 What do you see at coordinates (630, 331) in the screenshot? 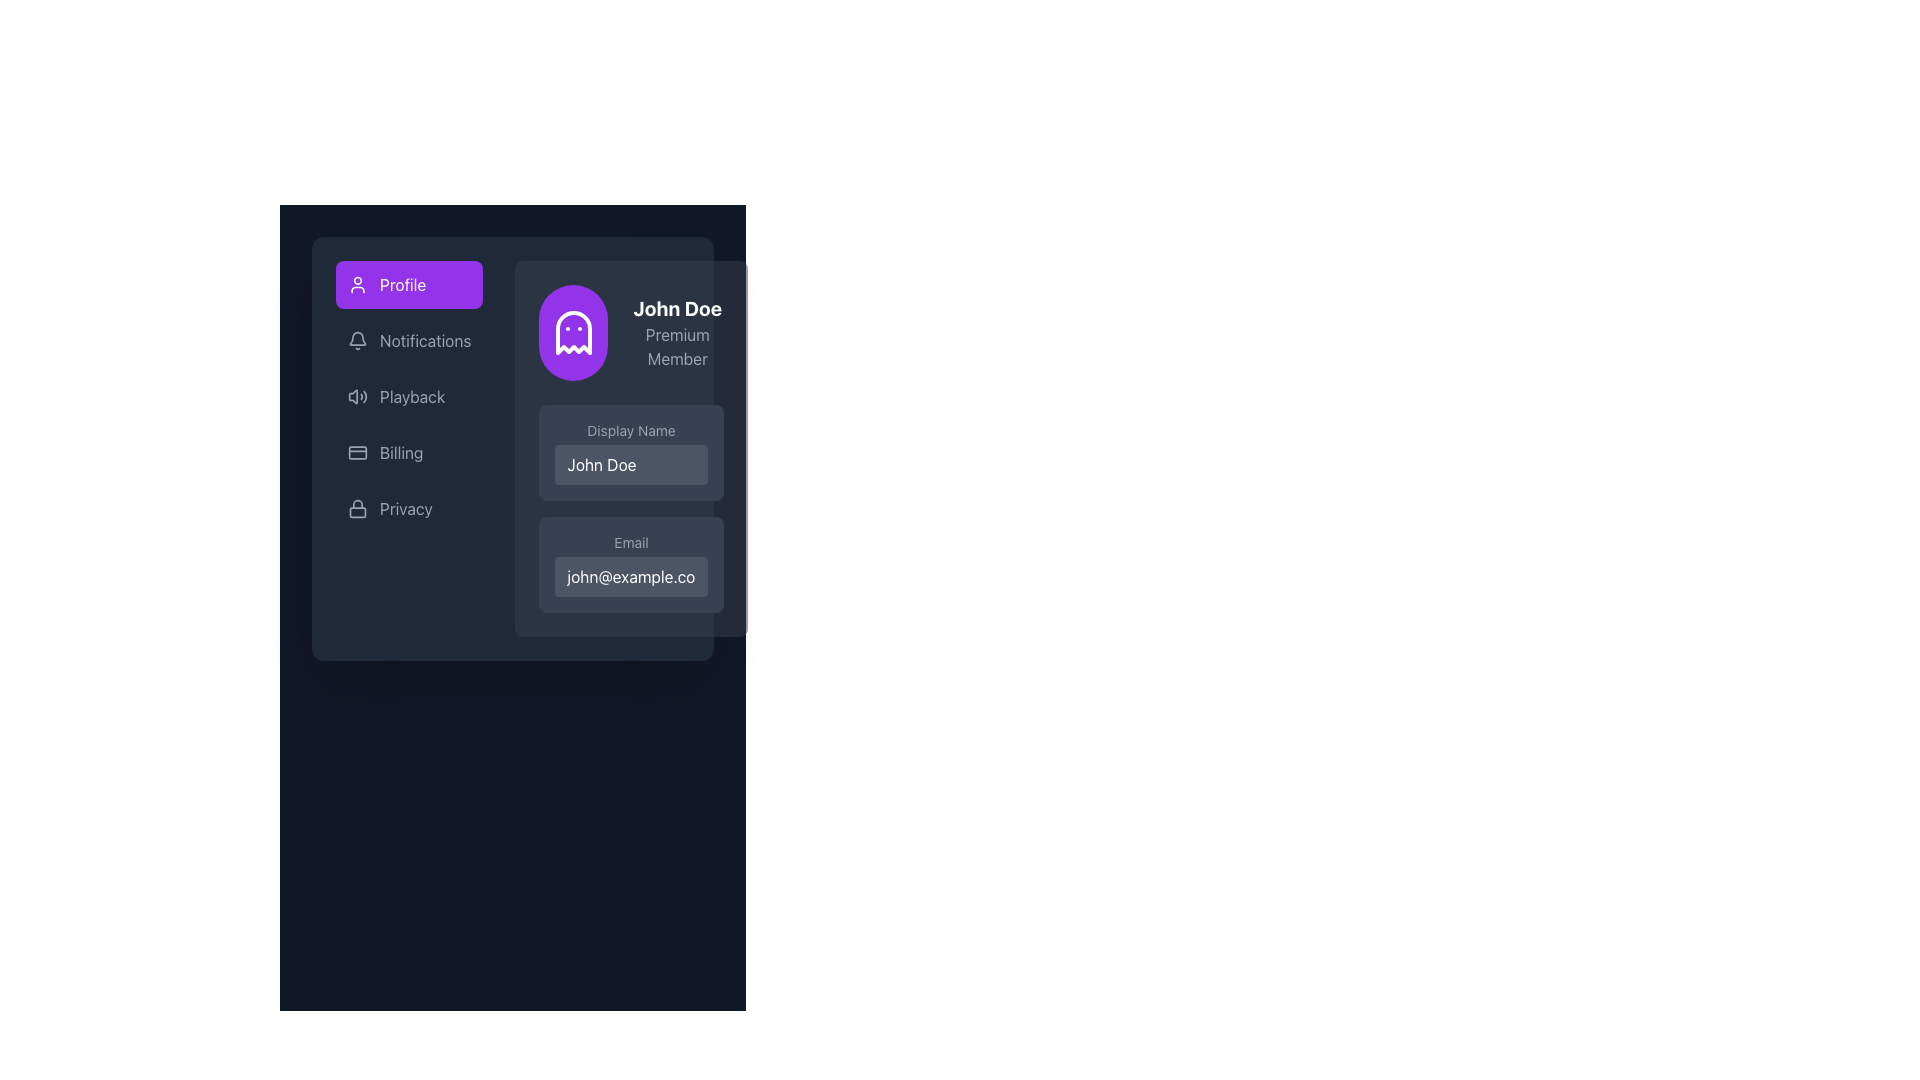
I see `the Profile Summary Section located on the right side of the interface, which displays the user's identity` at bounding box center [630, 331].